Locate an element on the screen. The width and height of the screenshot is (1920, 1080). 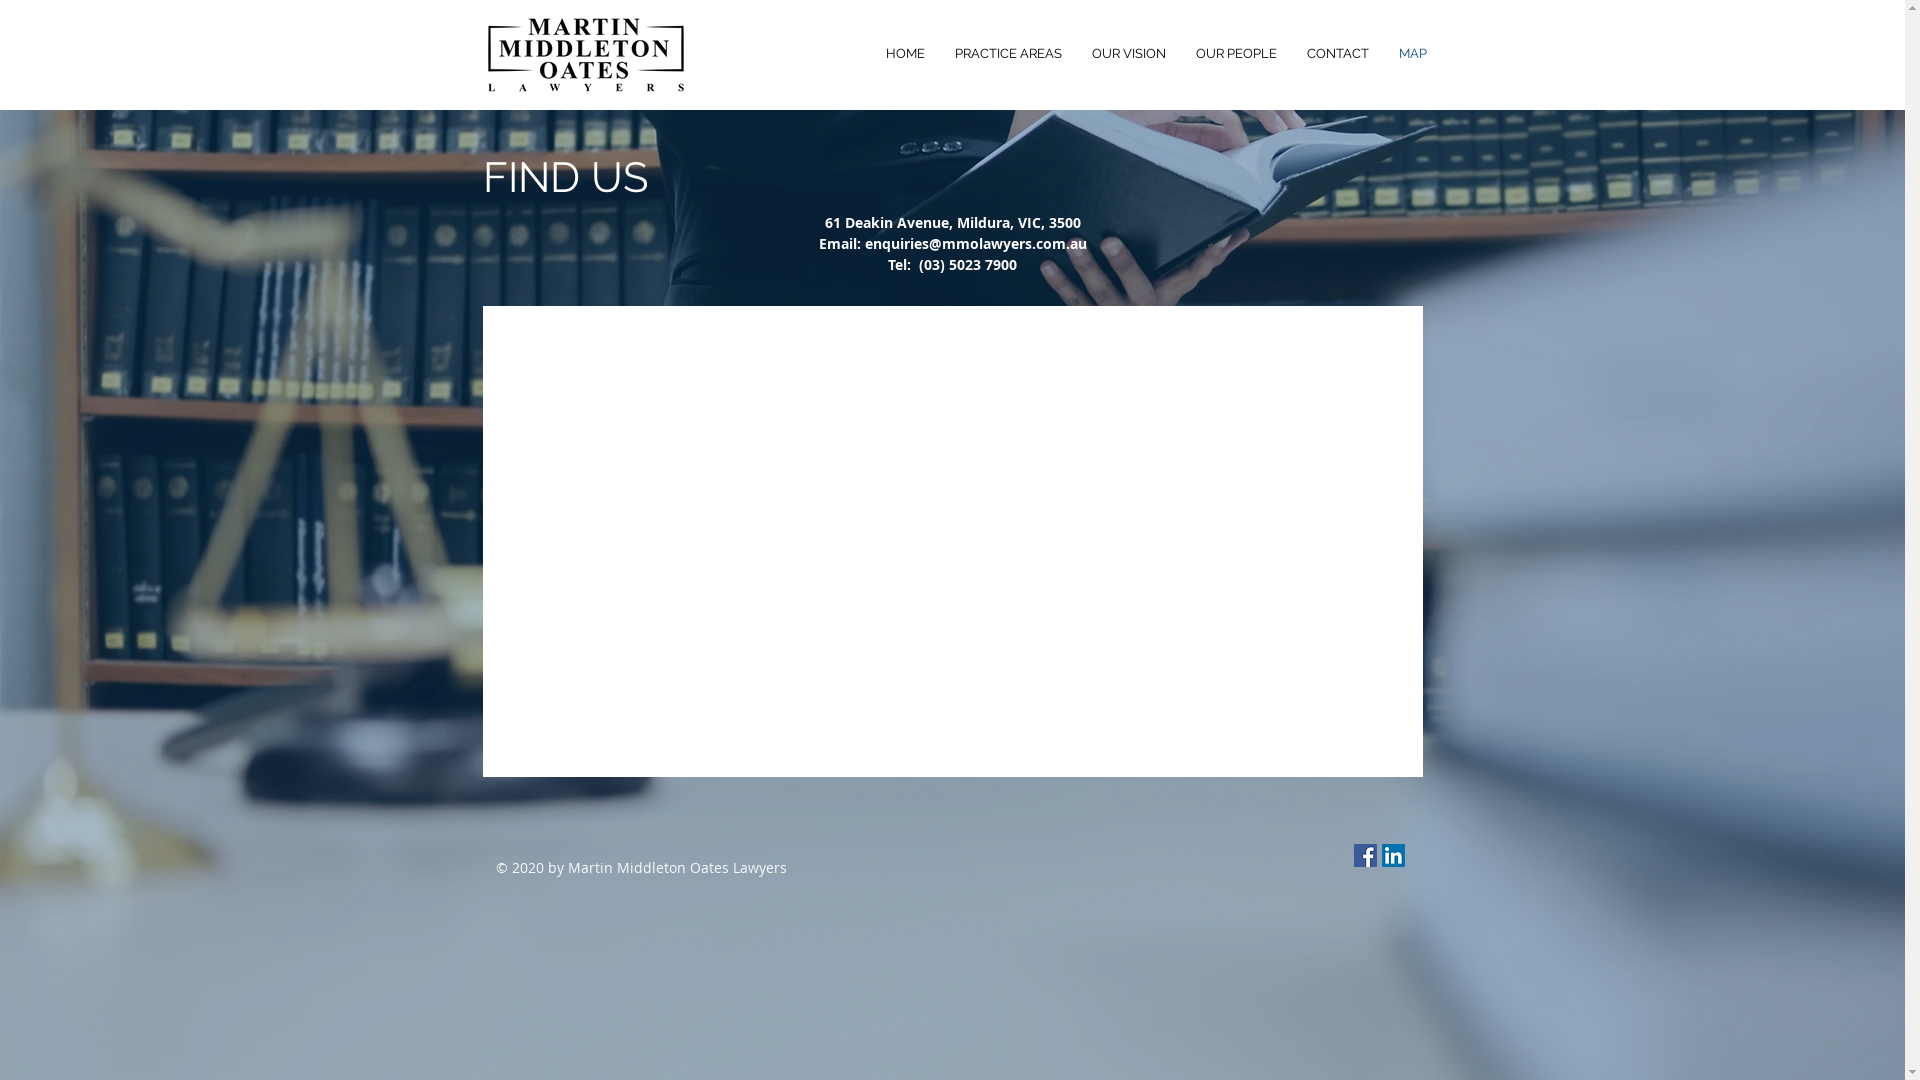
'enquiries@mmolawyers.com.au' is located at coordinates (974, 242).